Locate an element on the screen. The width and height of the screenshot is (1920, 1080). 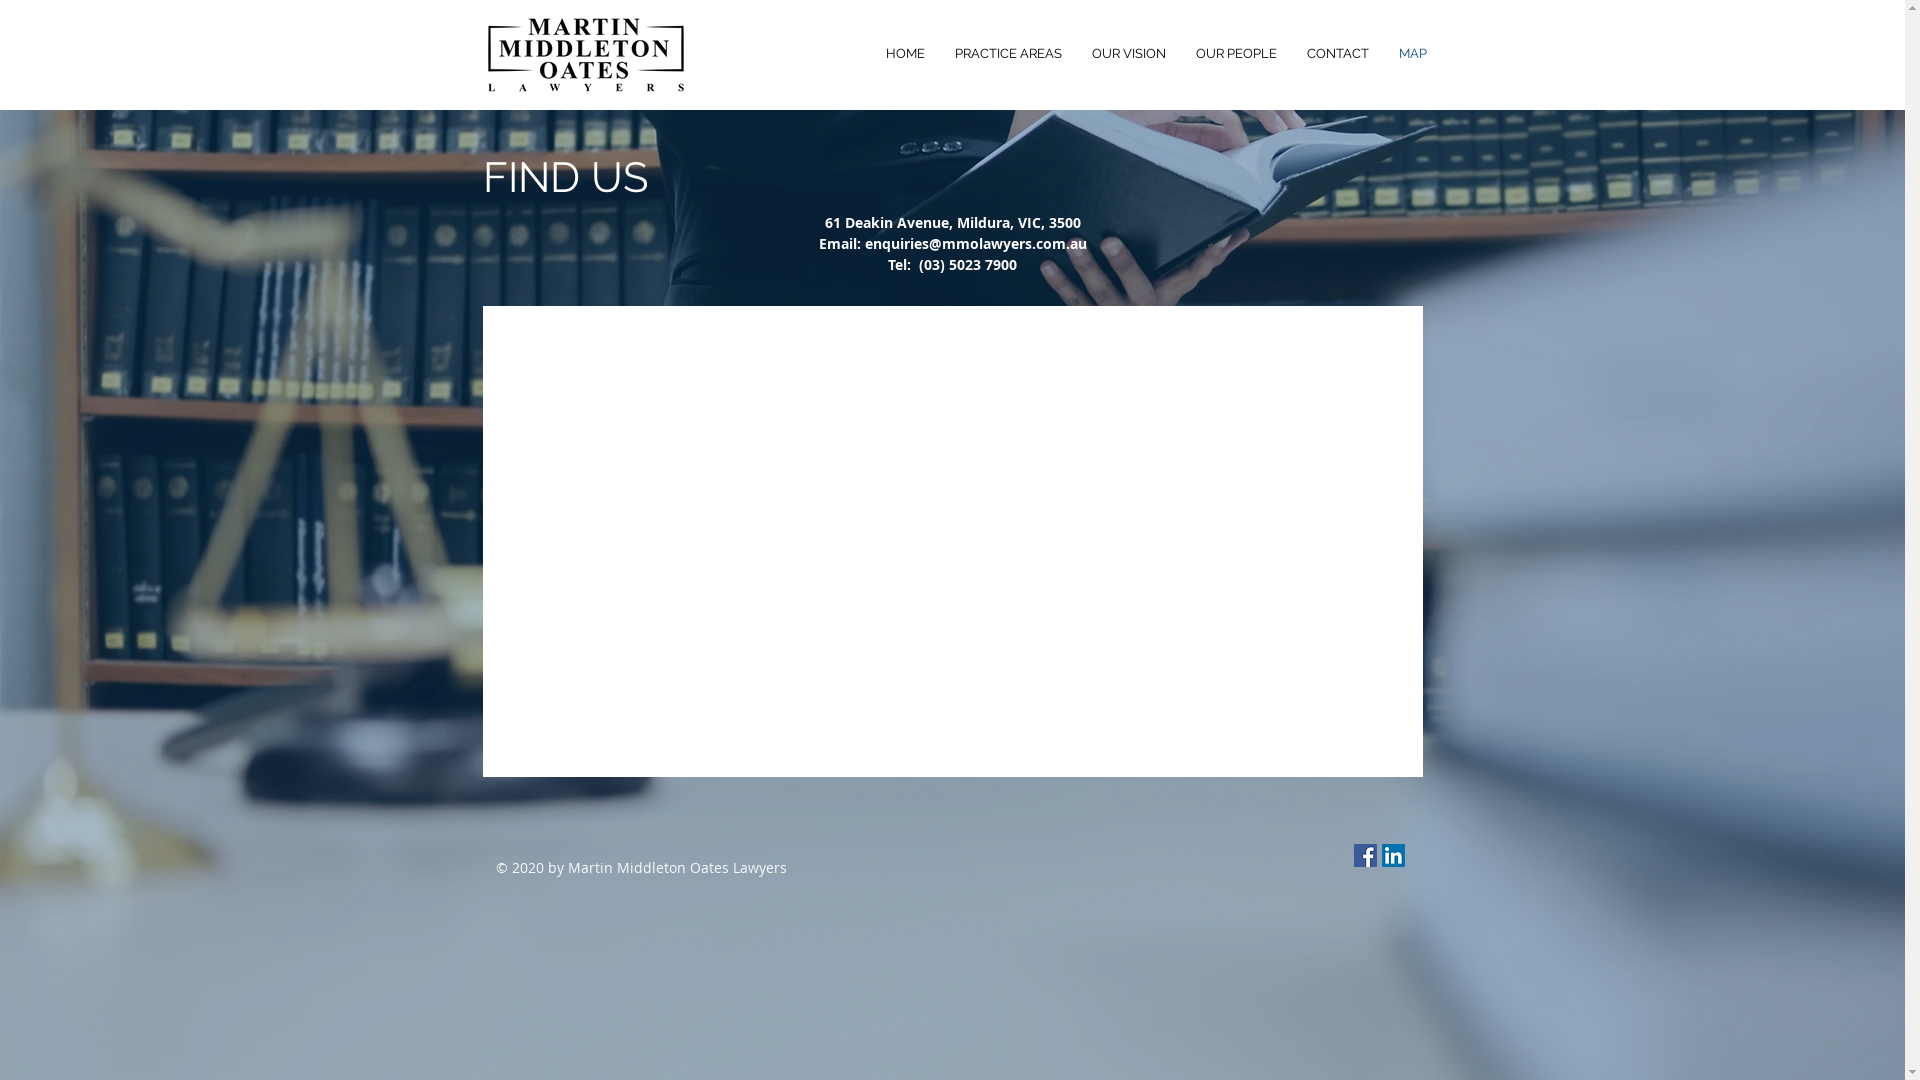
'enquiries@mmolawyers.com.au' is located at coordinates (974, 242).